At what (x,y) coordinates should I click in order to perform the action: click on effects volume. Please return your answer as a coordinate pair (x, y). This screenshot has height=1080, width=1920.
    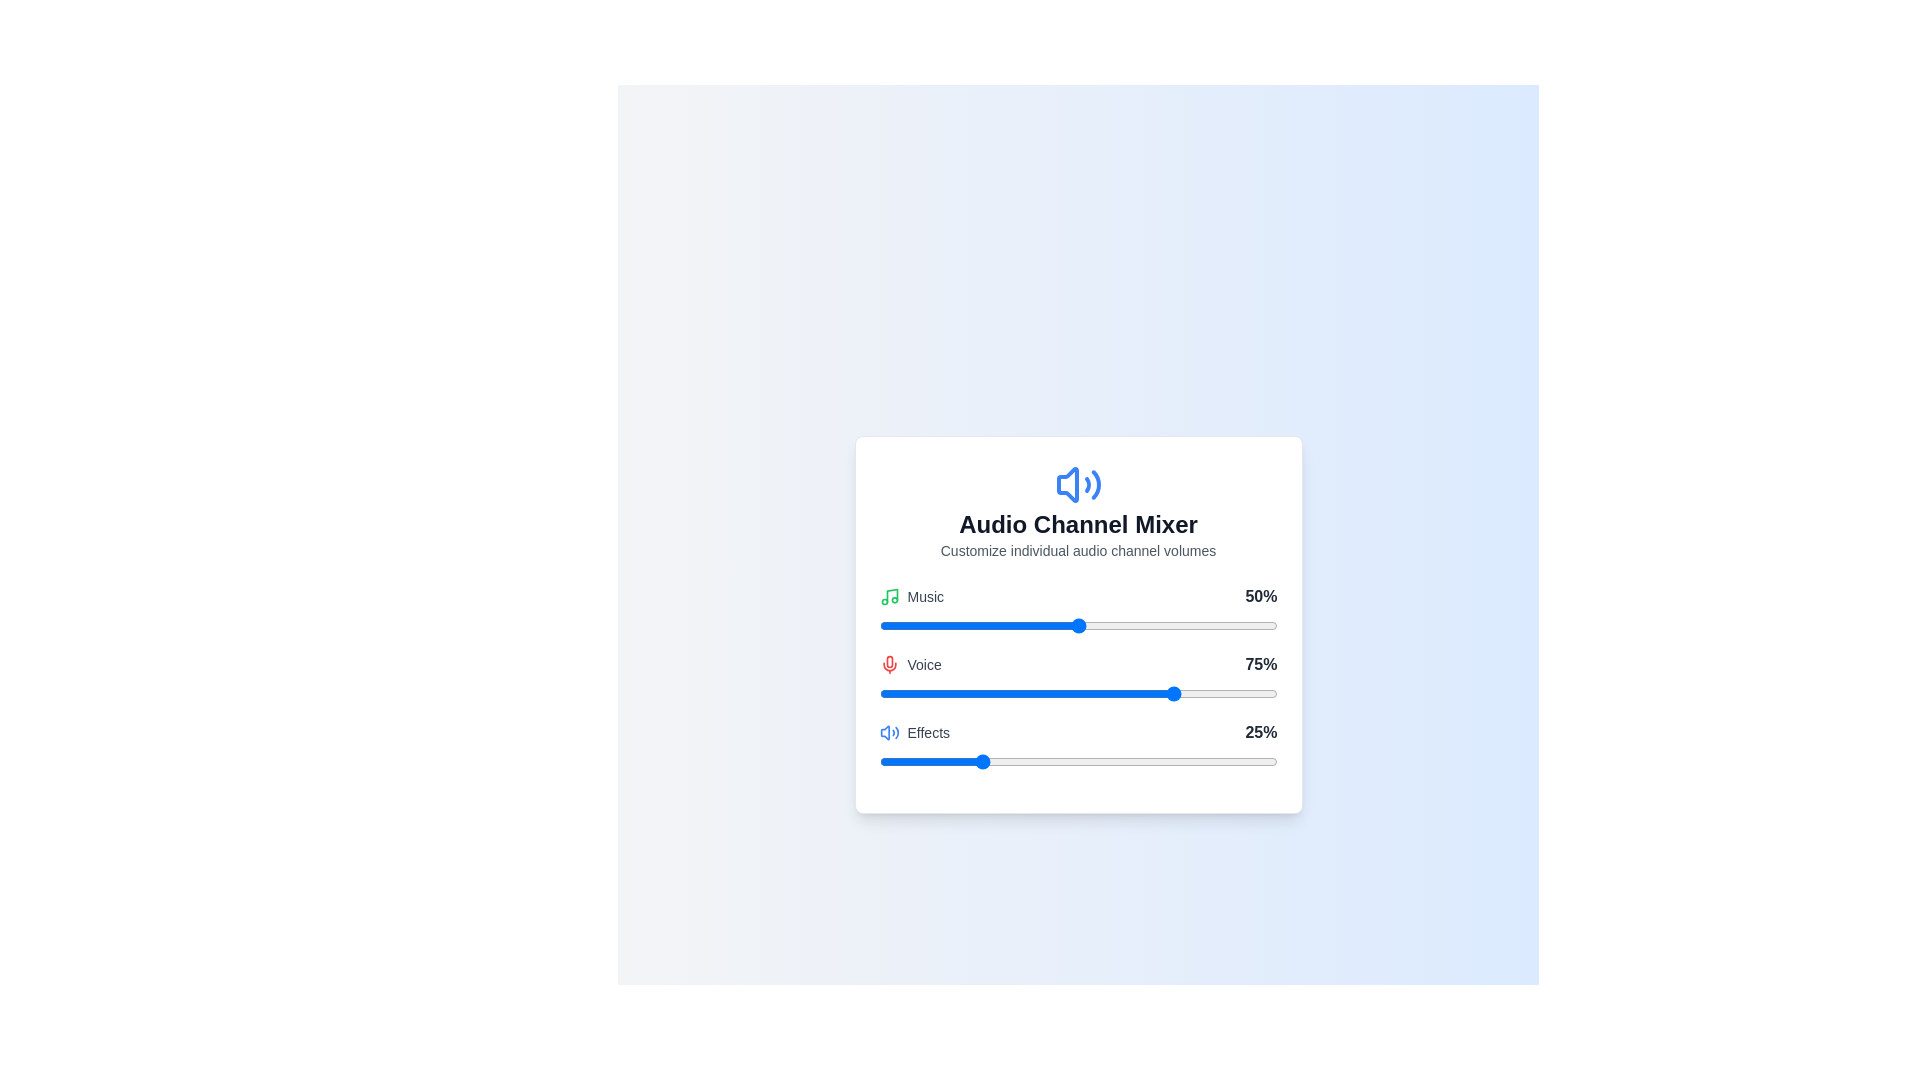
    Looking at the image, I should click on (979, 762).